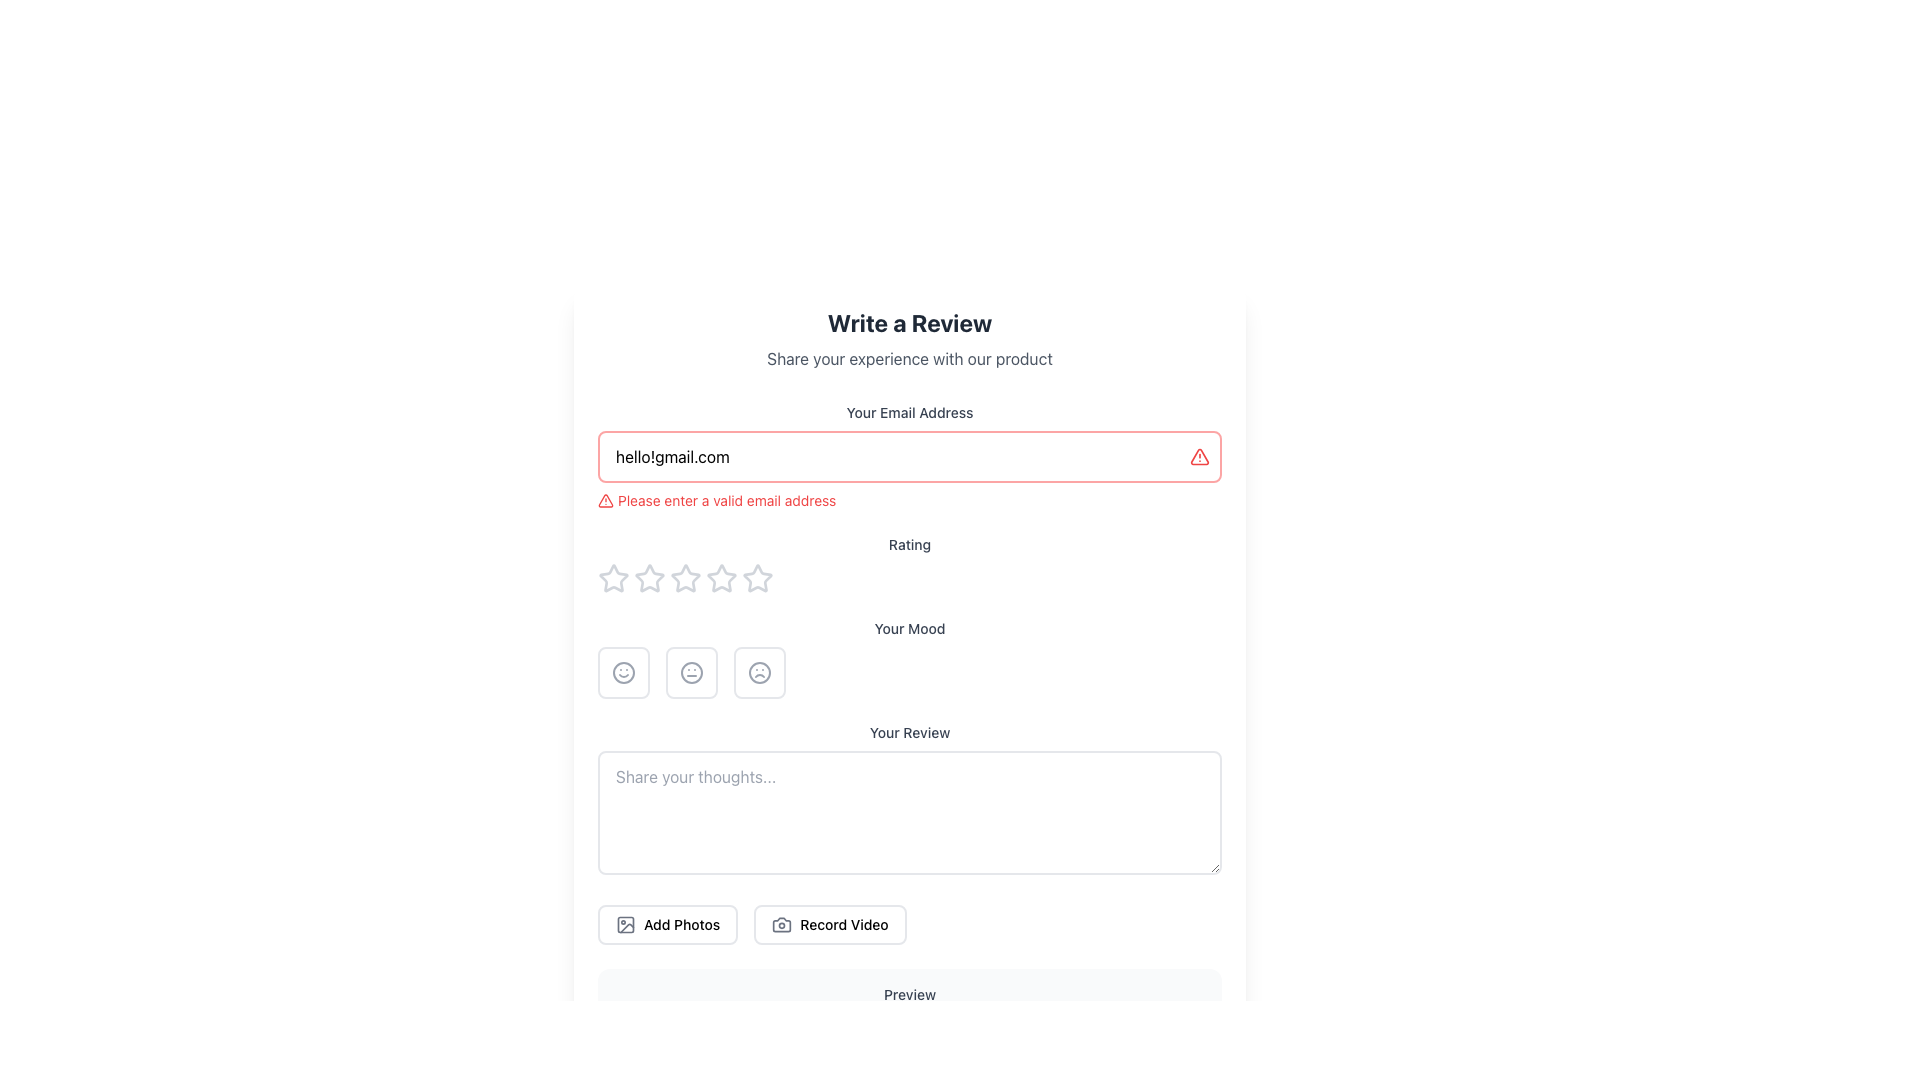 The image size is (1920, 1080). What do you see at coordinates (624, 925) in the screenshot?
I see `the SVG icon styled as an image representation, which is part of the 'Add Photos' button located in the lower section of the interface` at bounding box center [624, 925].